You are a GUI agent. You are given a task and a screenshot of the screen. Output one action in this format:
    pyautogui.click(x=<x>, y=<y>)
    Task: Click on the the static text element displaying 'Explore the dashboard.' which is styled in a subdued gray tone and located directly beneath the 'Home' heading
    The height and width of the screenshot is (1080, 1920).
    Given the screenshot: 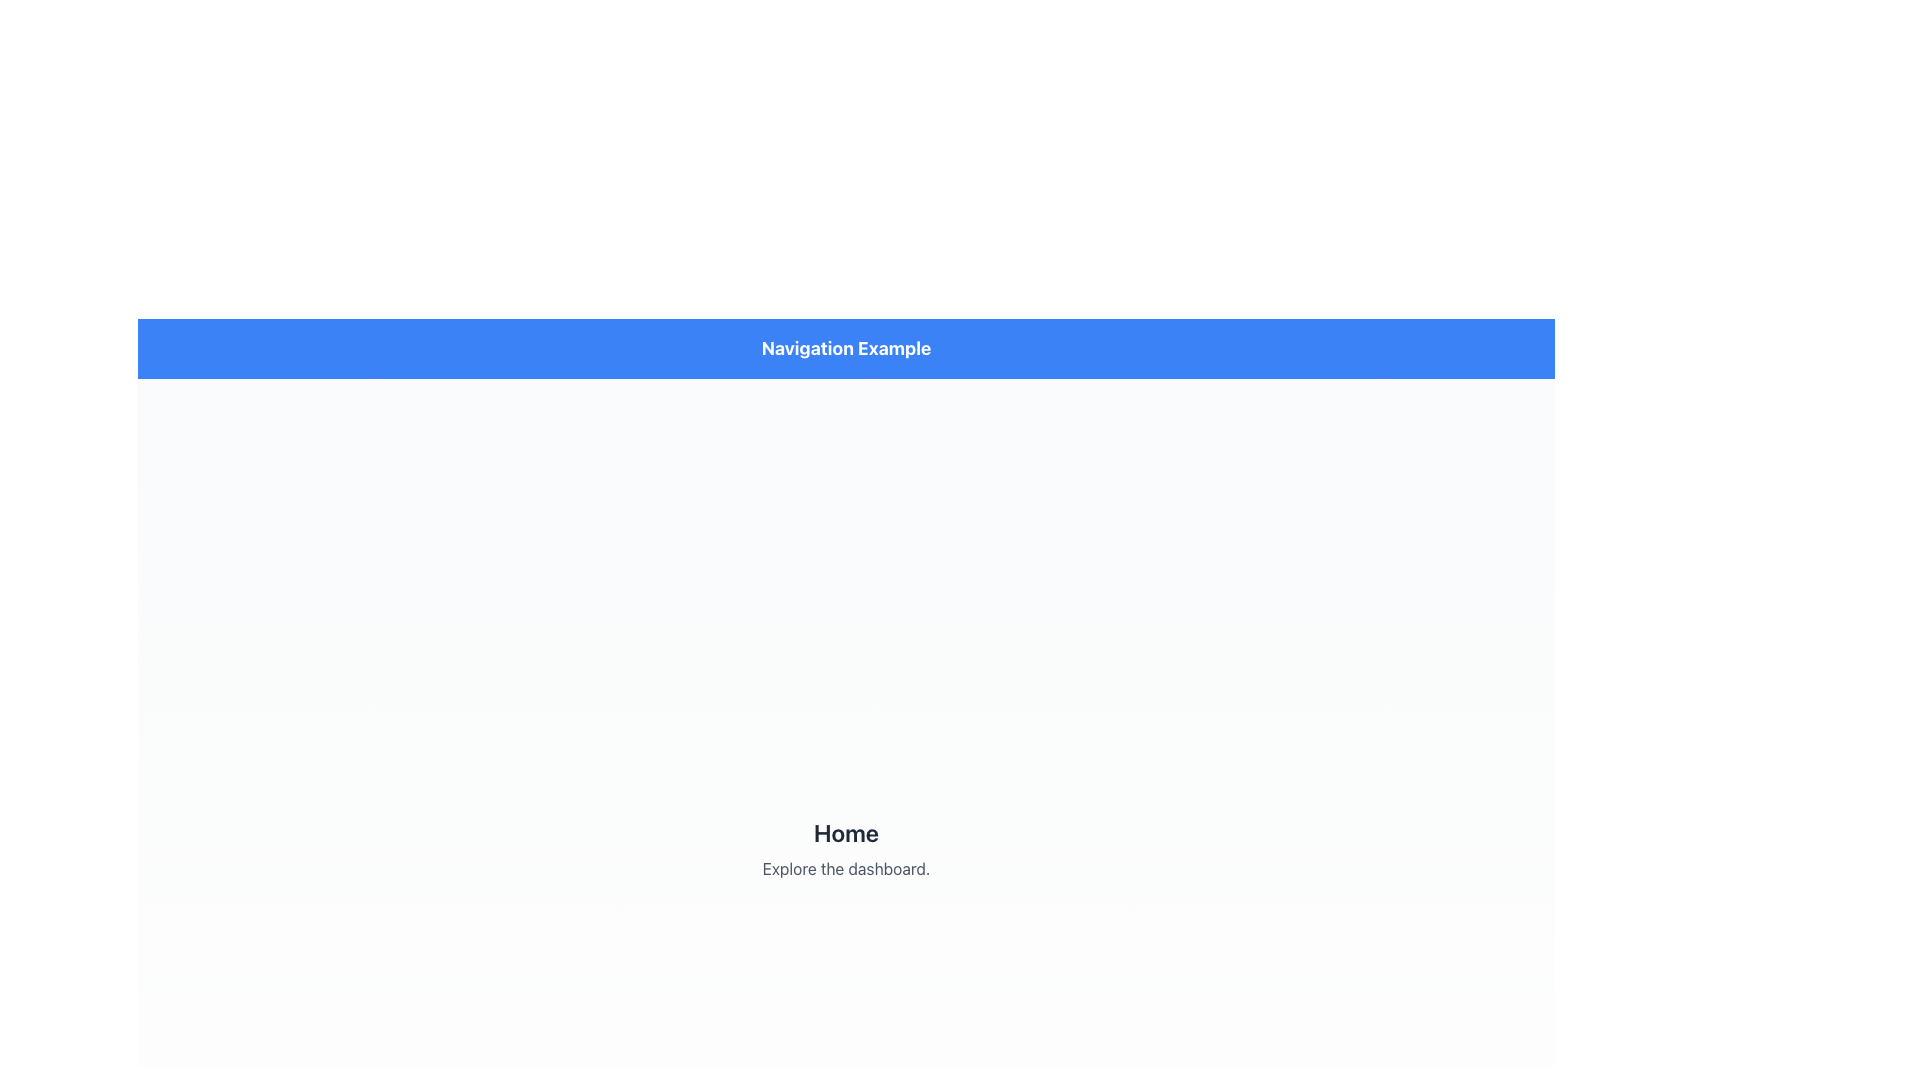 What is the action you would take?
    pyautogui.click(x=846, y=867)
    